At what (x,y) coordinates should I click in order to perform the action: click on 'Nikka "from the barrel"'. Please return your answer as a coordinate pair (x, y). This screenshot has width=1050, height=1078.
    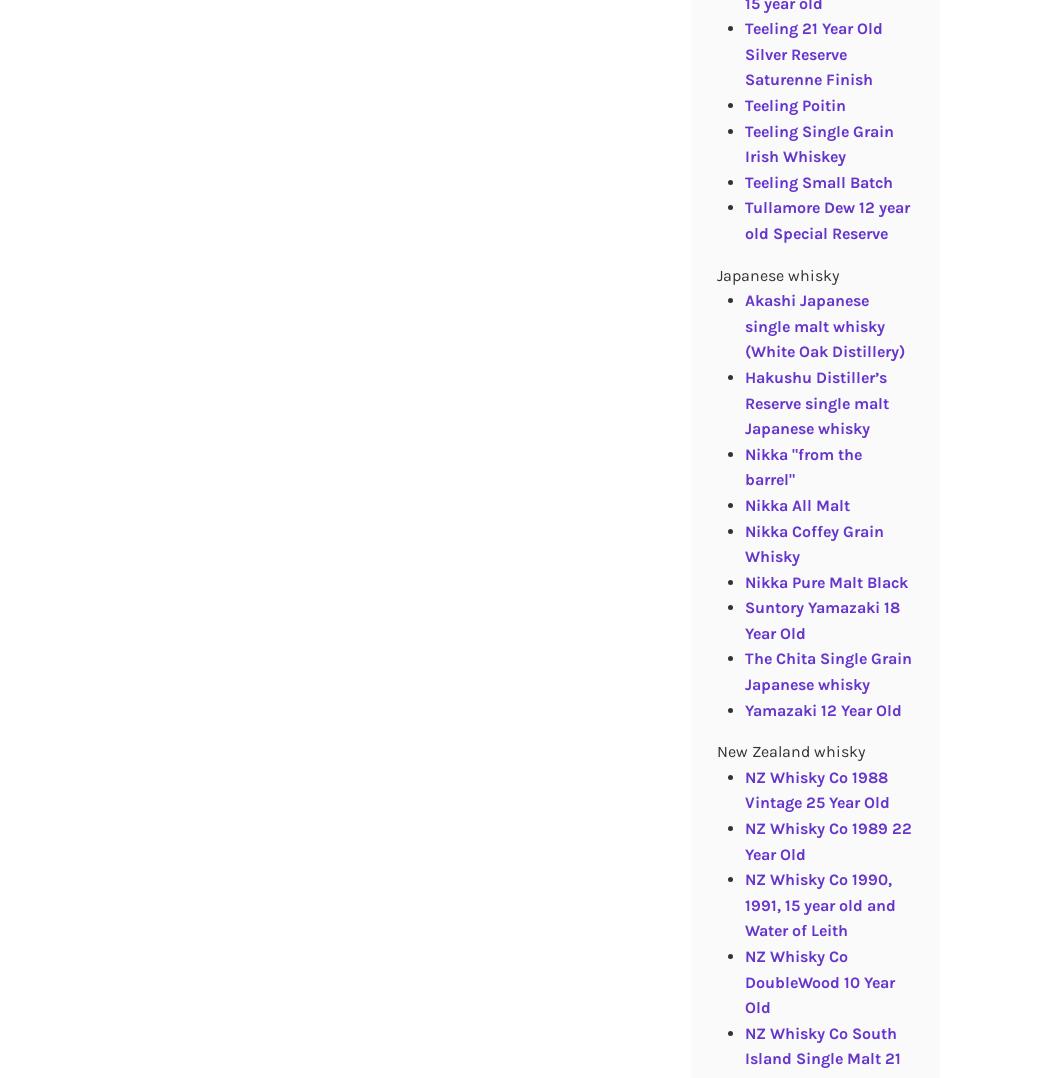
    Looking at the image, I should click on (801, 465).